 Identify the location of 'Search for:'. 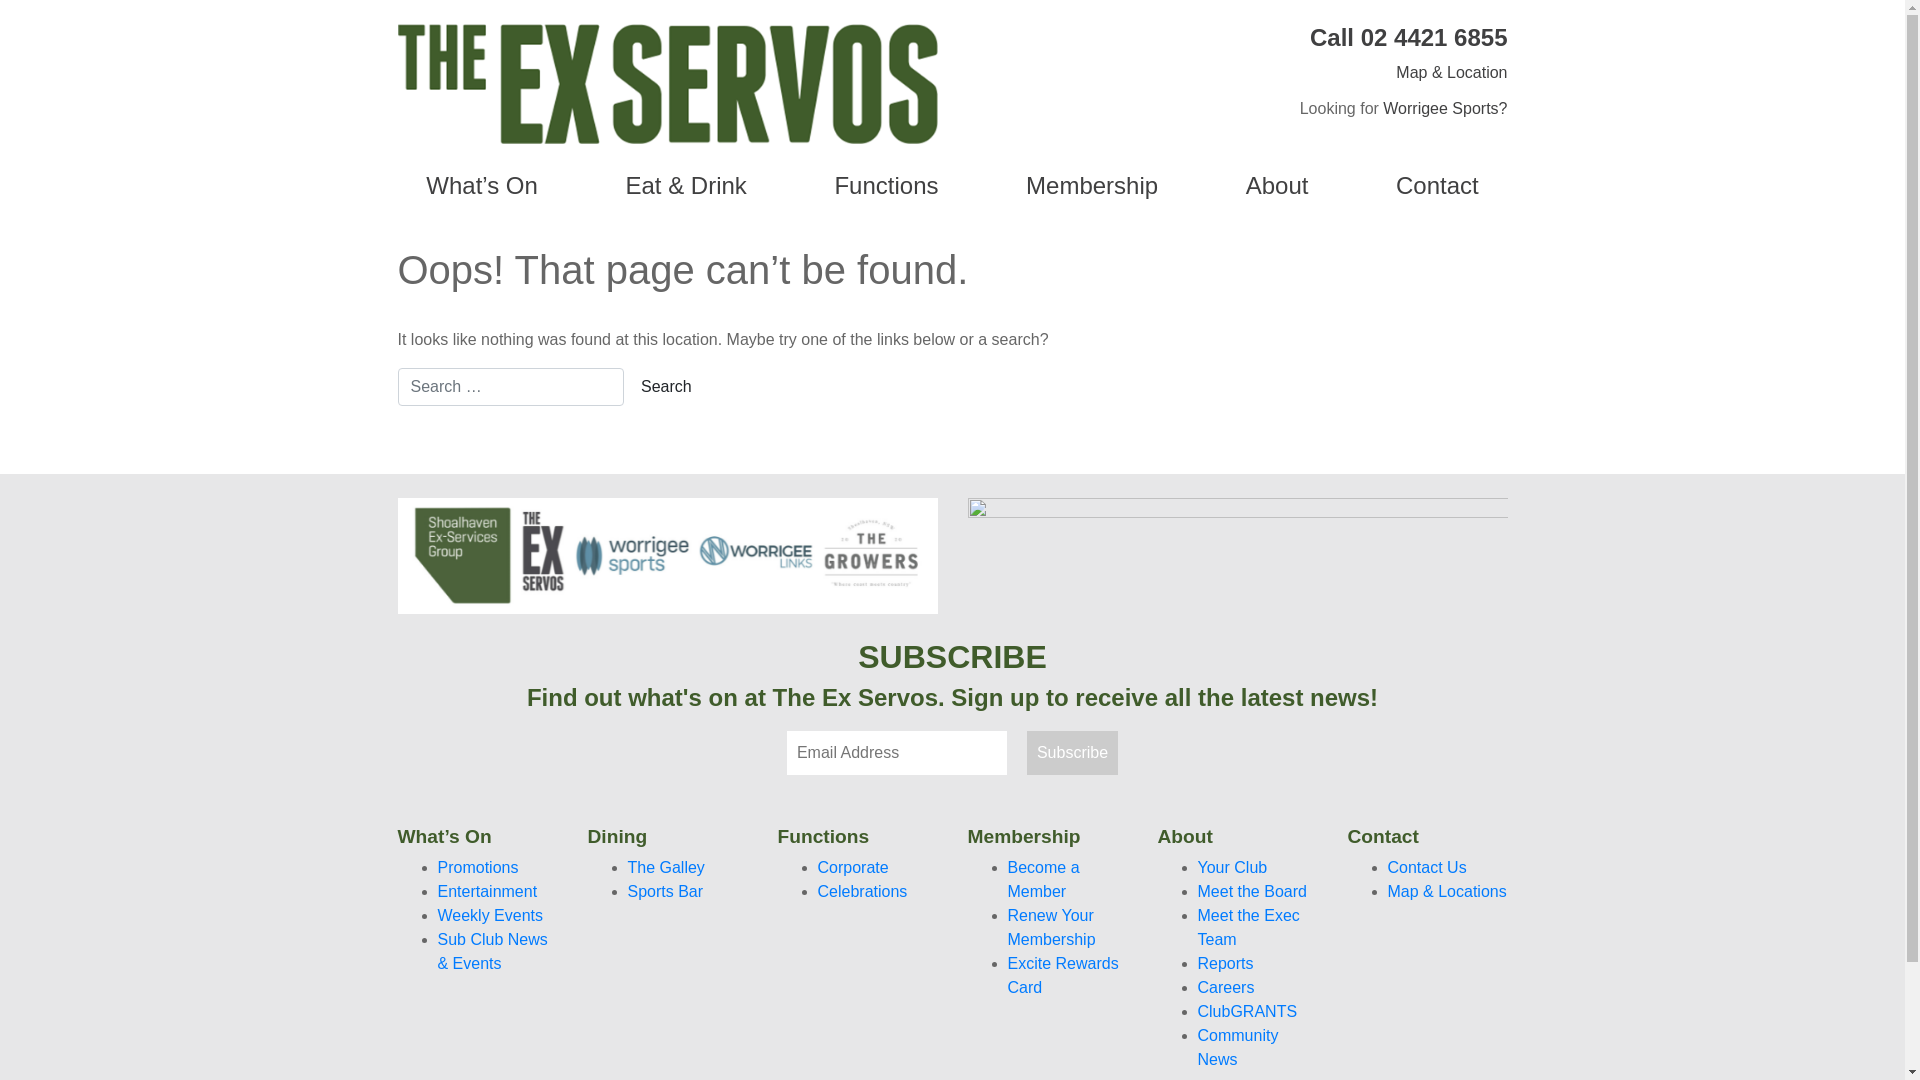
(398, 386).